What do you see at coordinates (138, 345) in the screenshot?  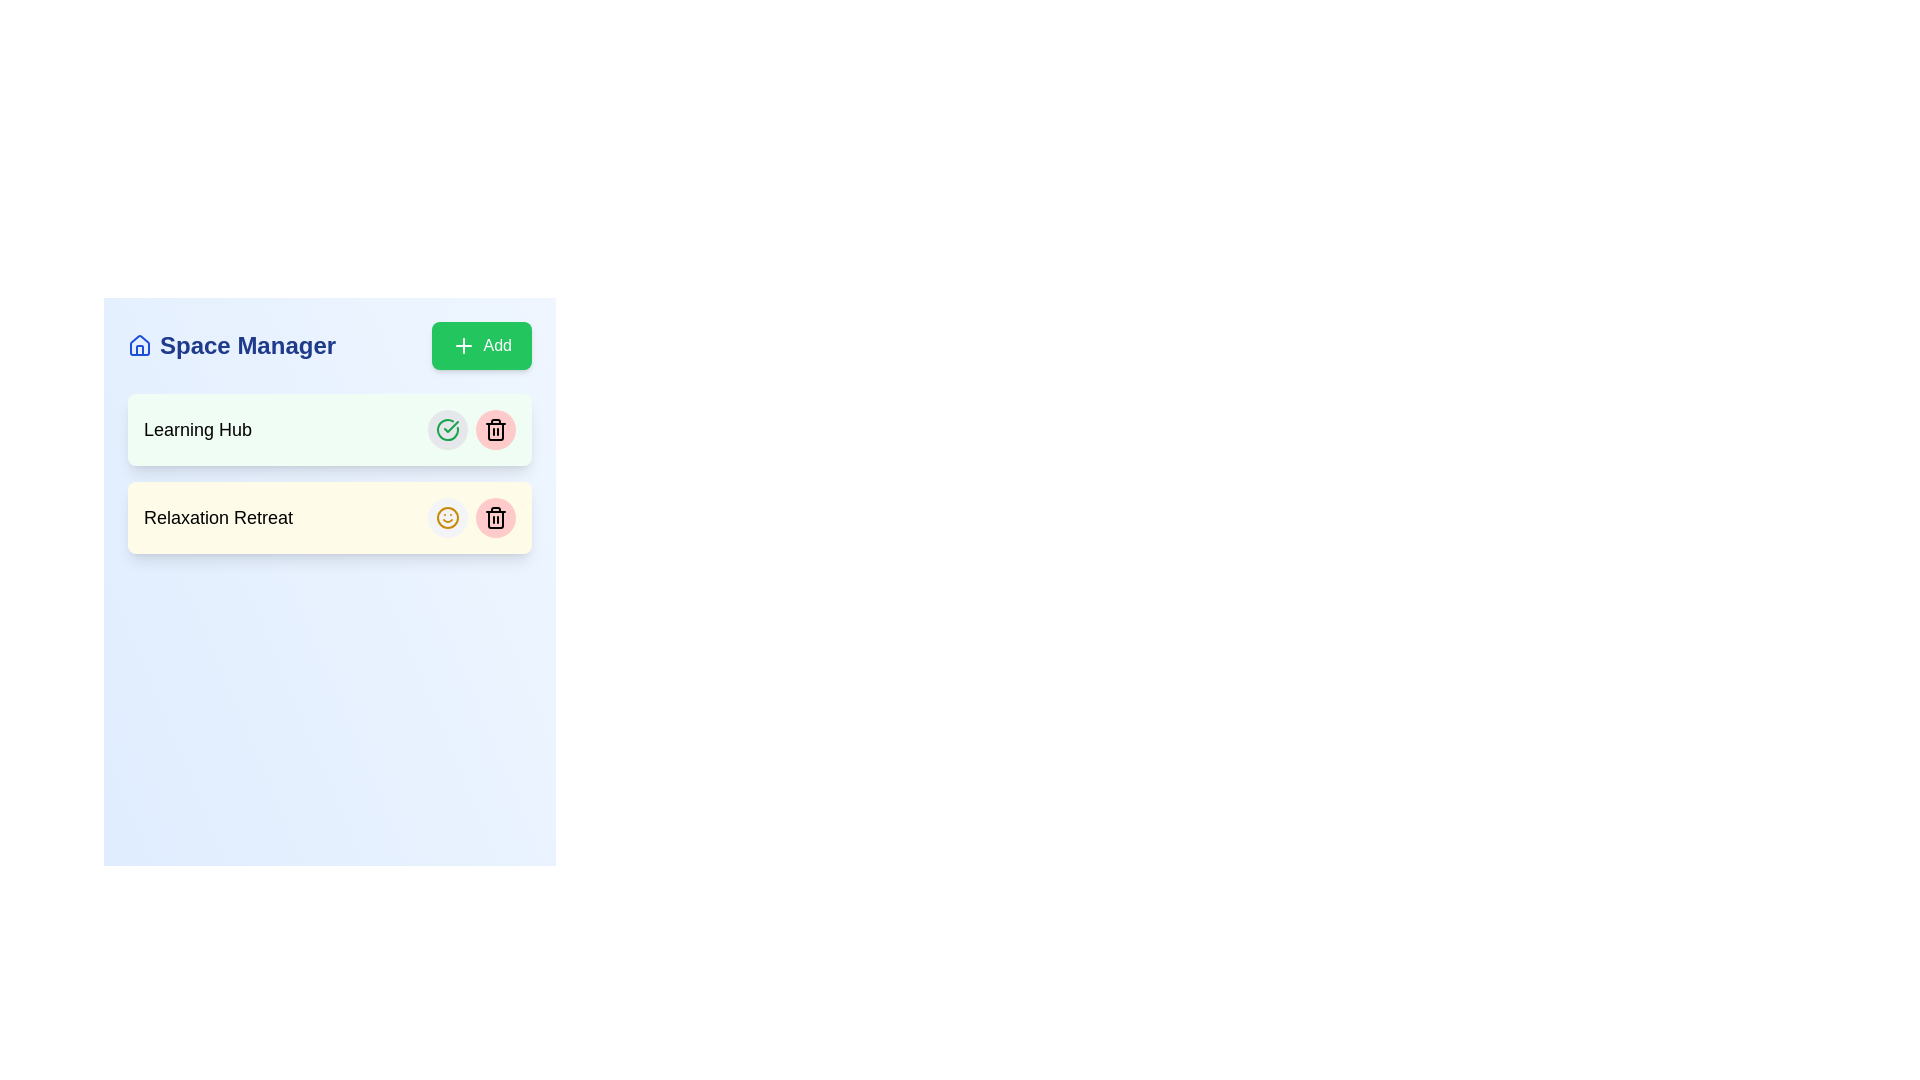 I see `the small house-shaped icon with a blue outline located at the top-left of the 'Space Manager' section's header, adjacent to the 'Space Manager' text` at bounding box center [138, 345].